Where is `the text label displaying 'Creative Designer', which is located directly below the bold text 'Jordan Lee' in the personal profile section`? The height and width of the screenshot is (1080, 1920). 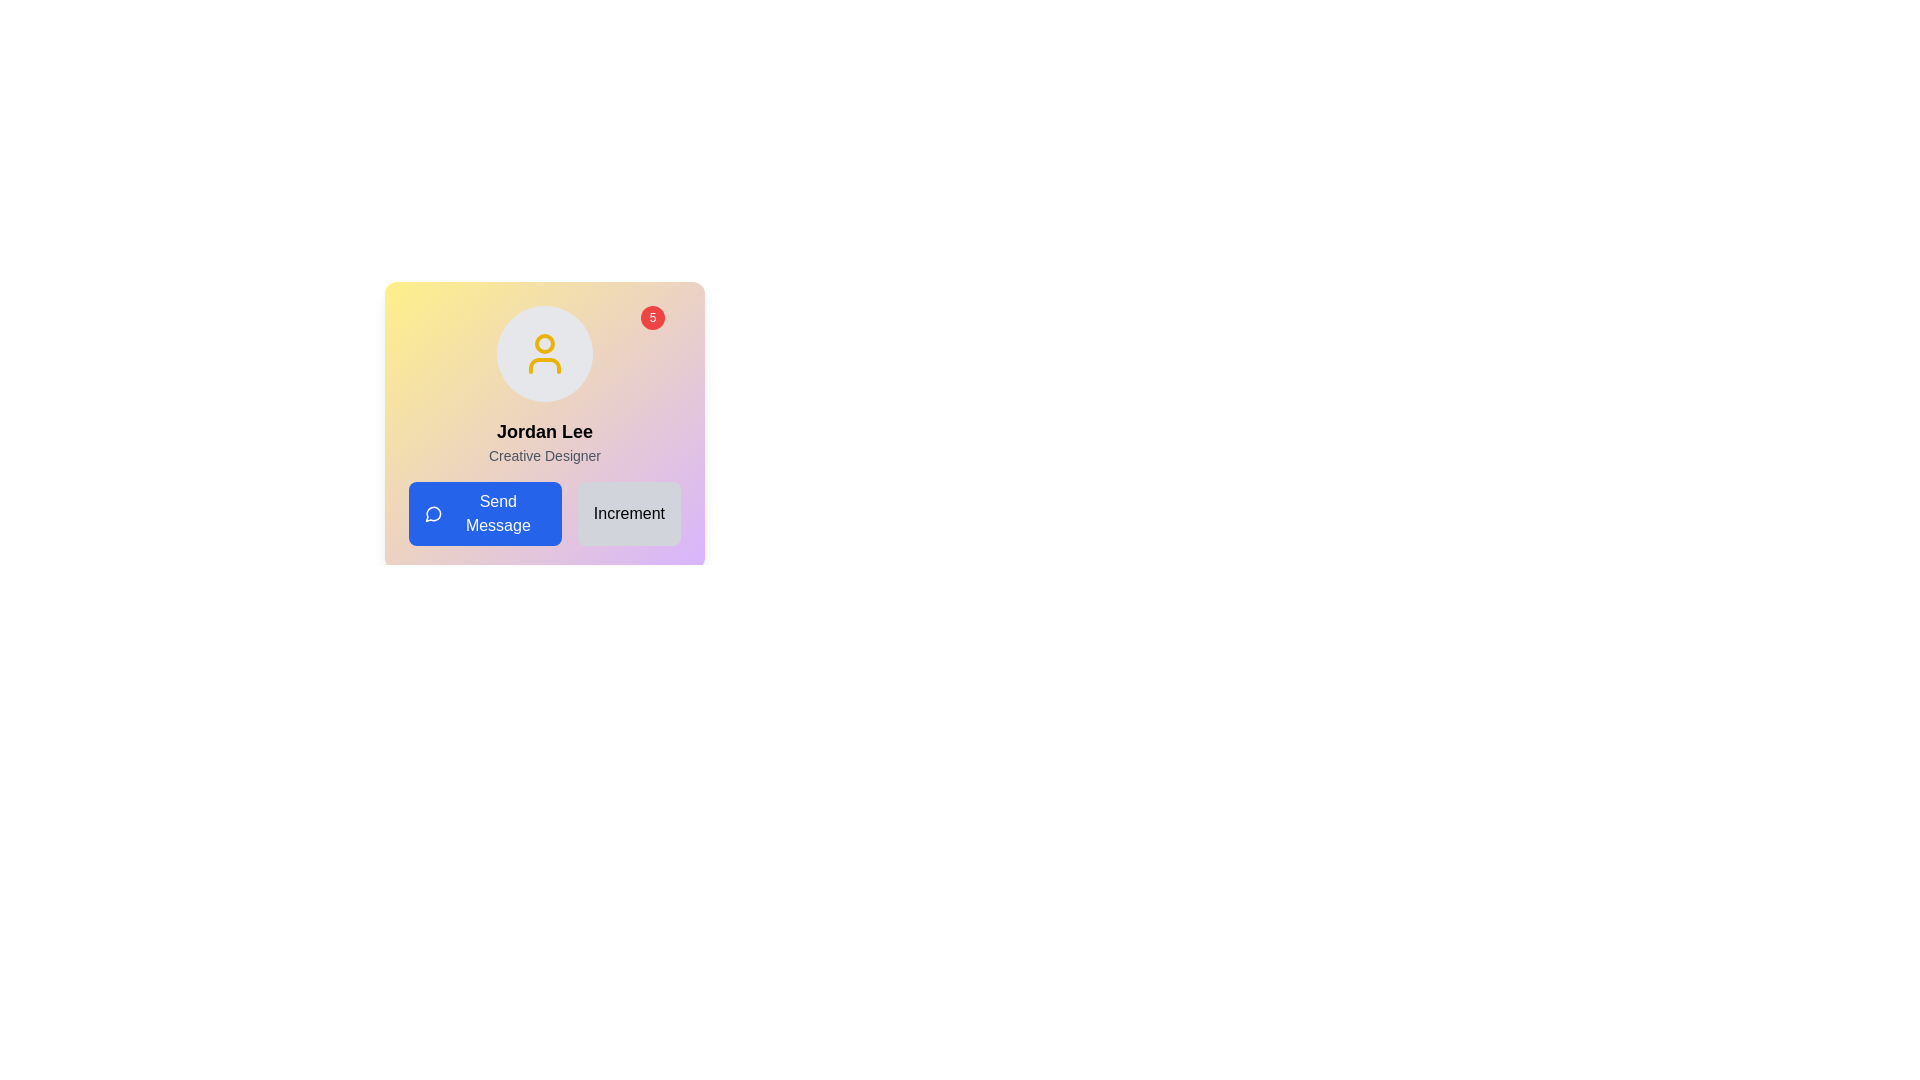 the text label displaying 'Creative Designer', which is located directly below the bold text 'Jordan Lee' in the personal profile section is located at coordinates (545, 455).